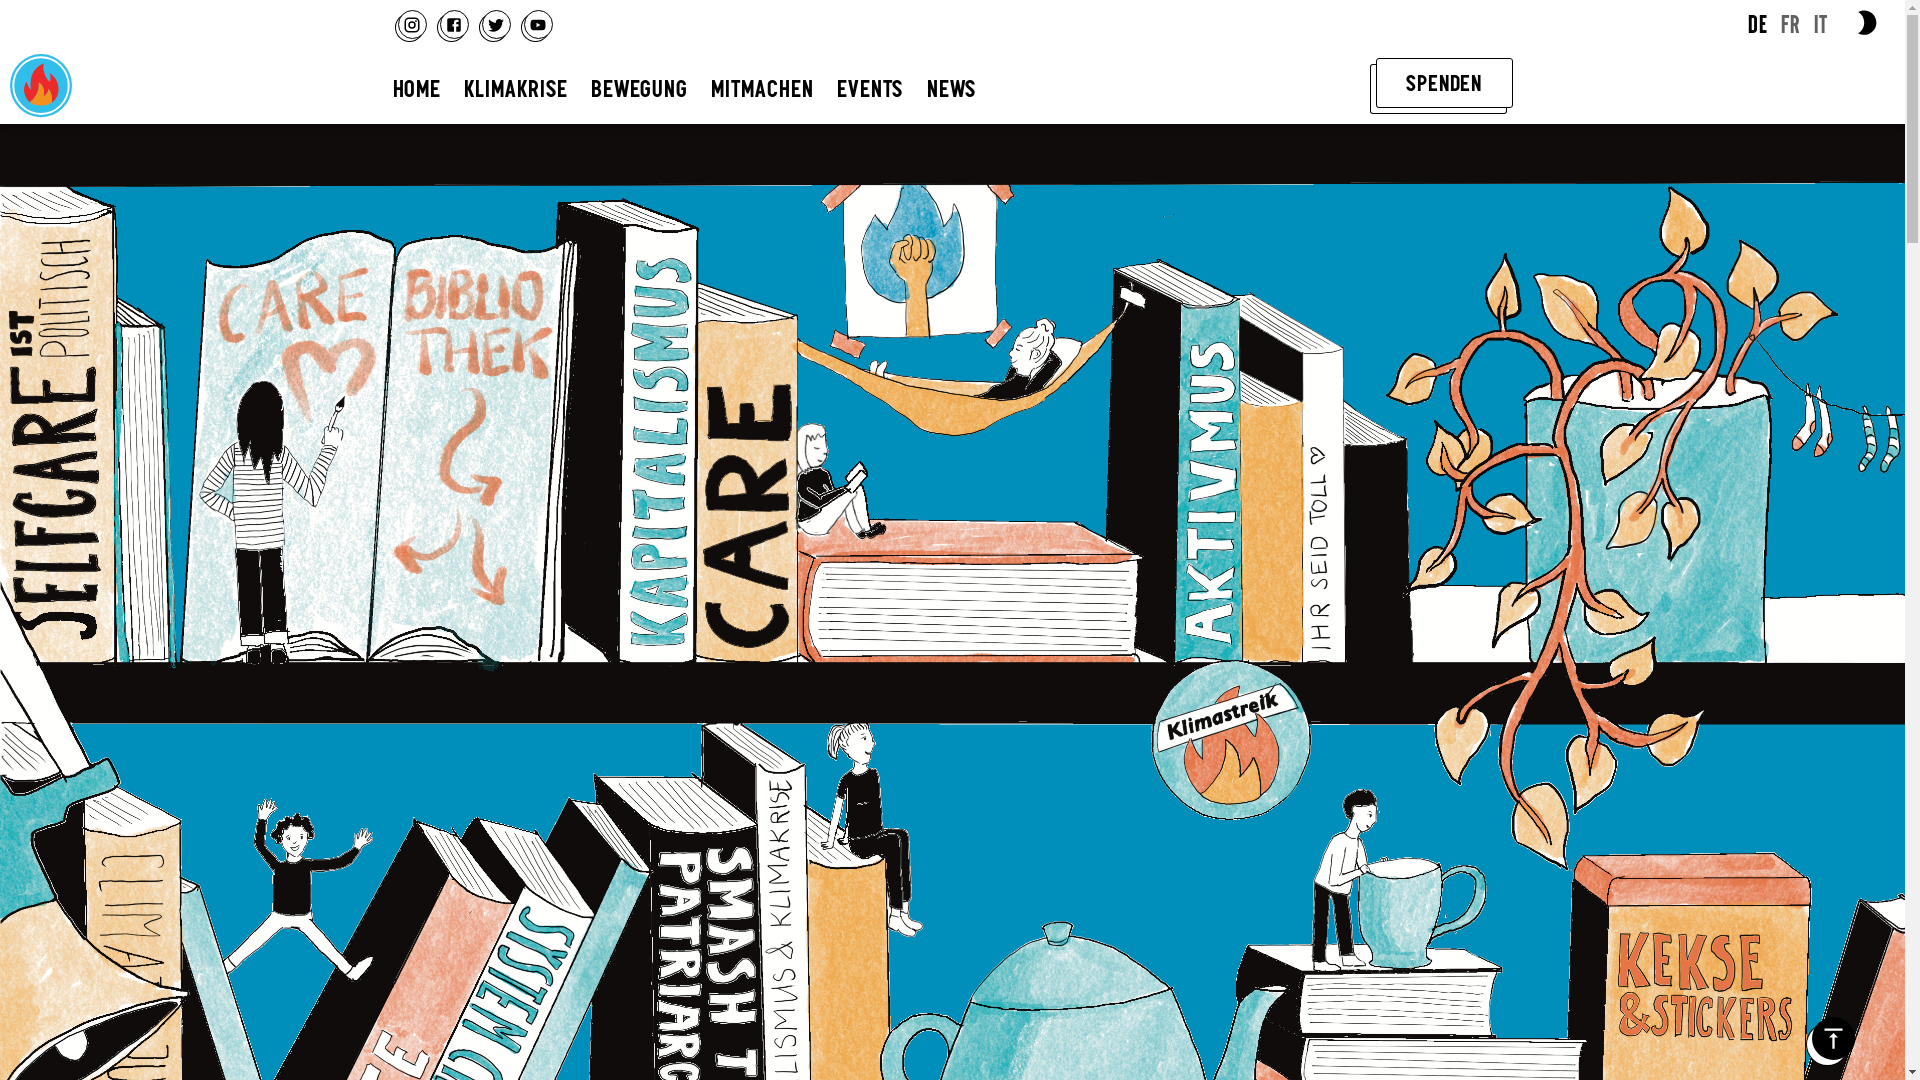 The height and width of the screenshot is (1080, 1920). What do you see at coordinates (1790, 24) in the screenshot?
I see `'FR'` at bounding box center [1790, 24].